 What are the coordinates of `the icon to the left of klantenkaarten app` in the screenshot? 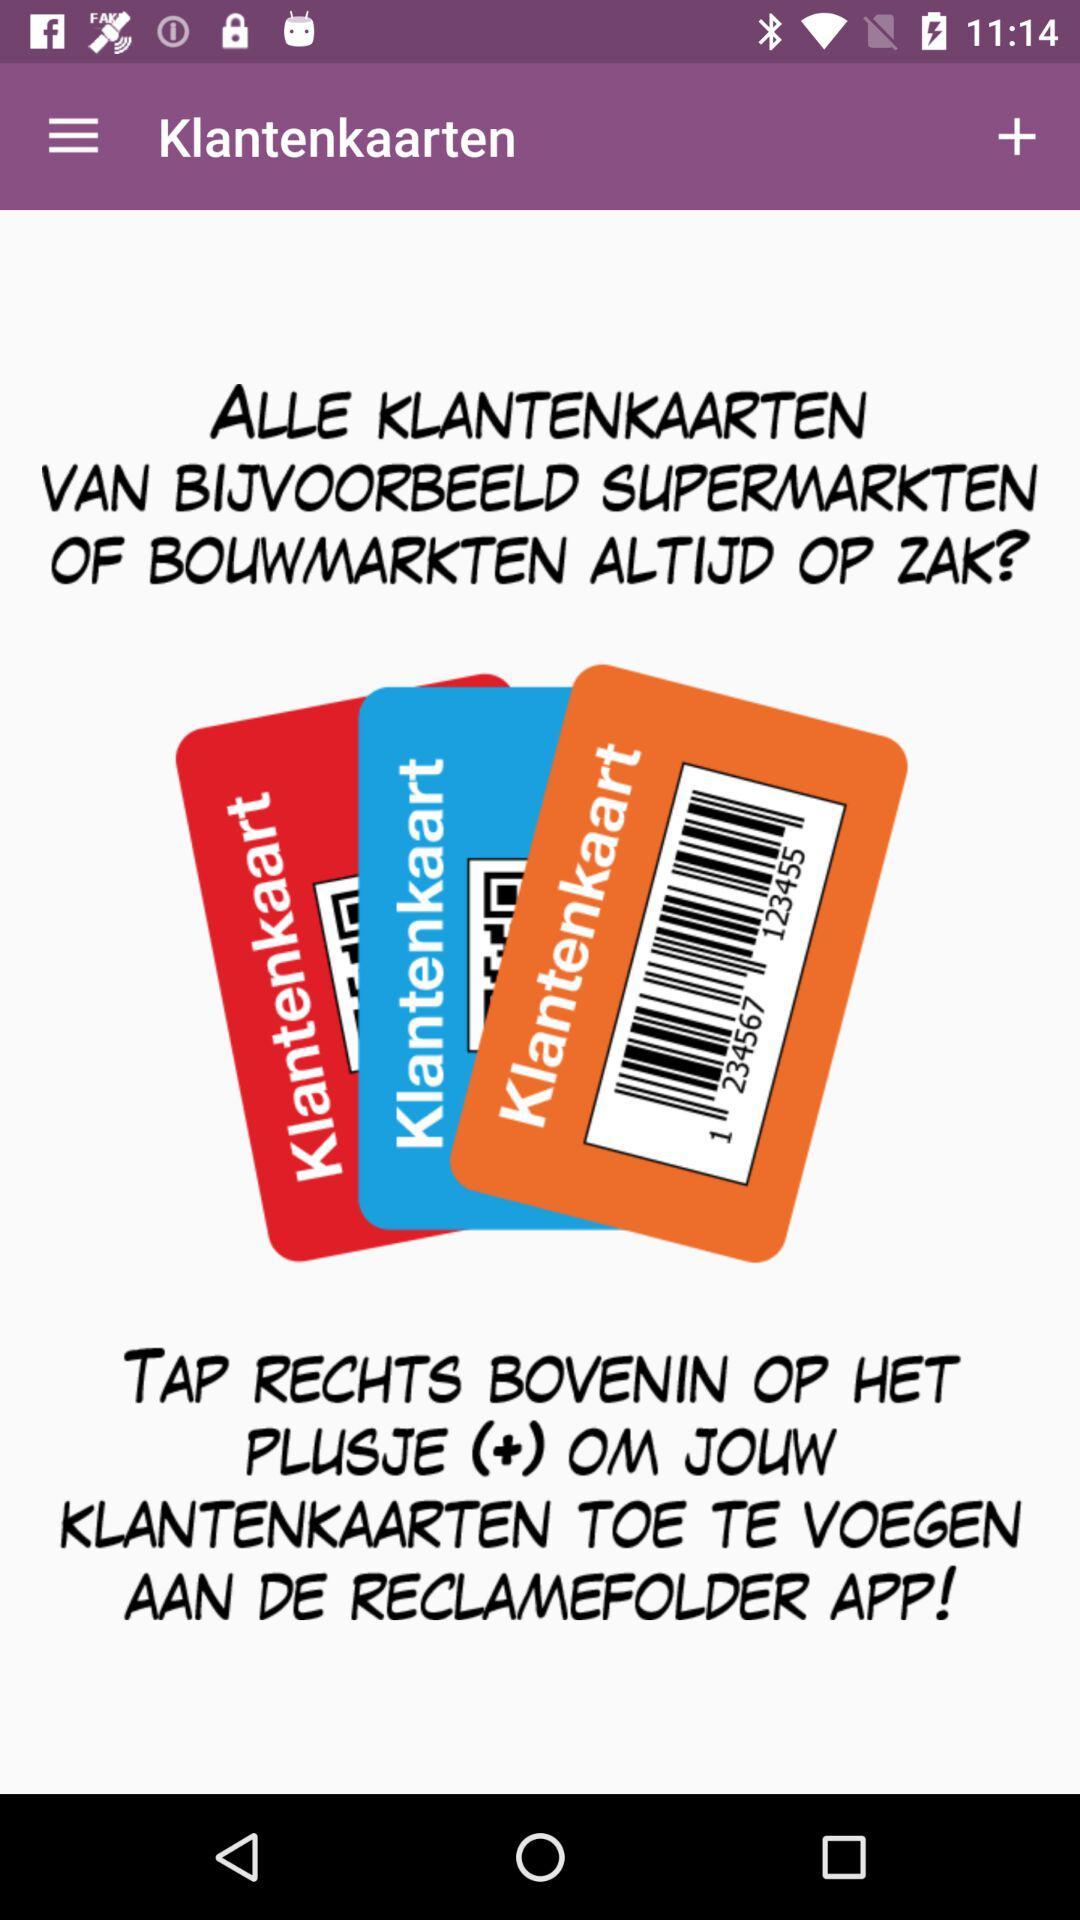 It's located at (72, 135).